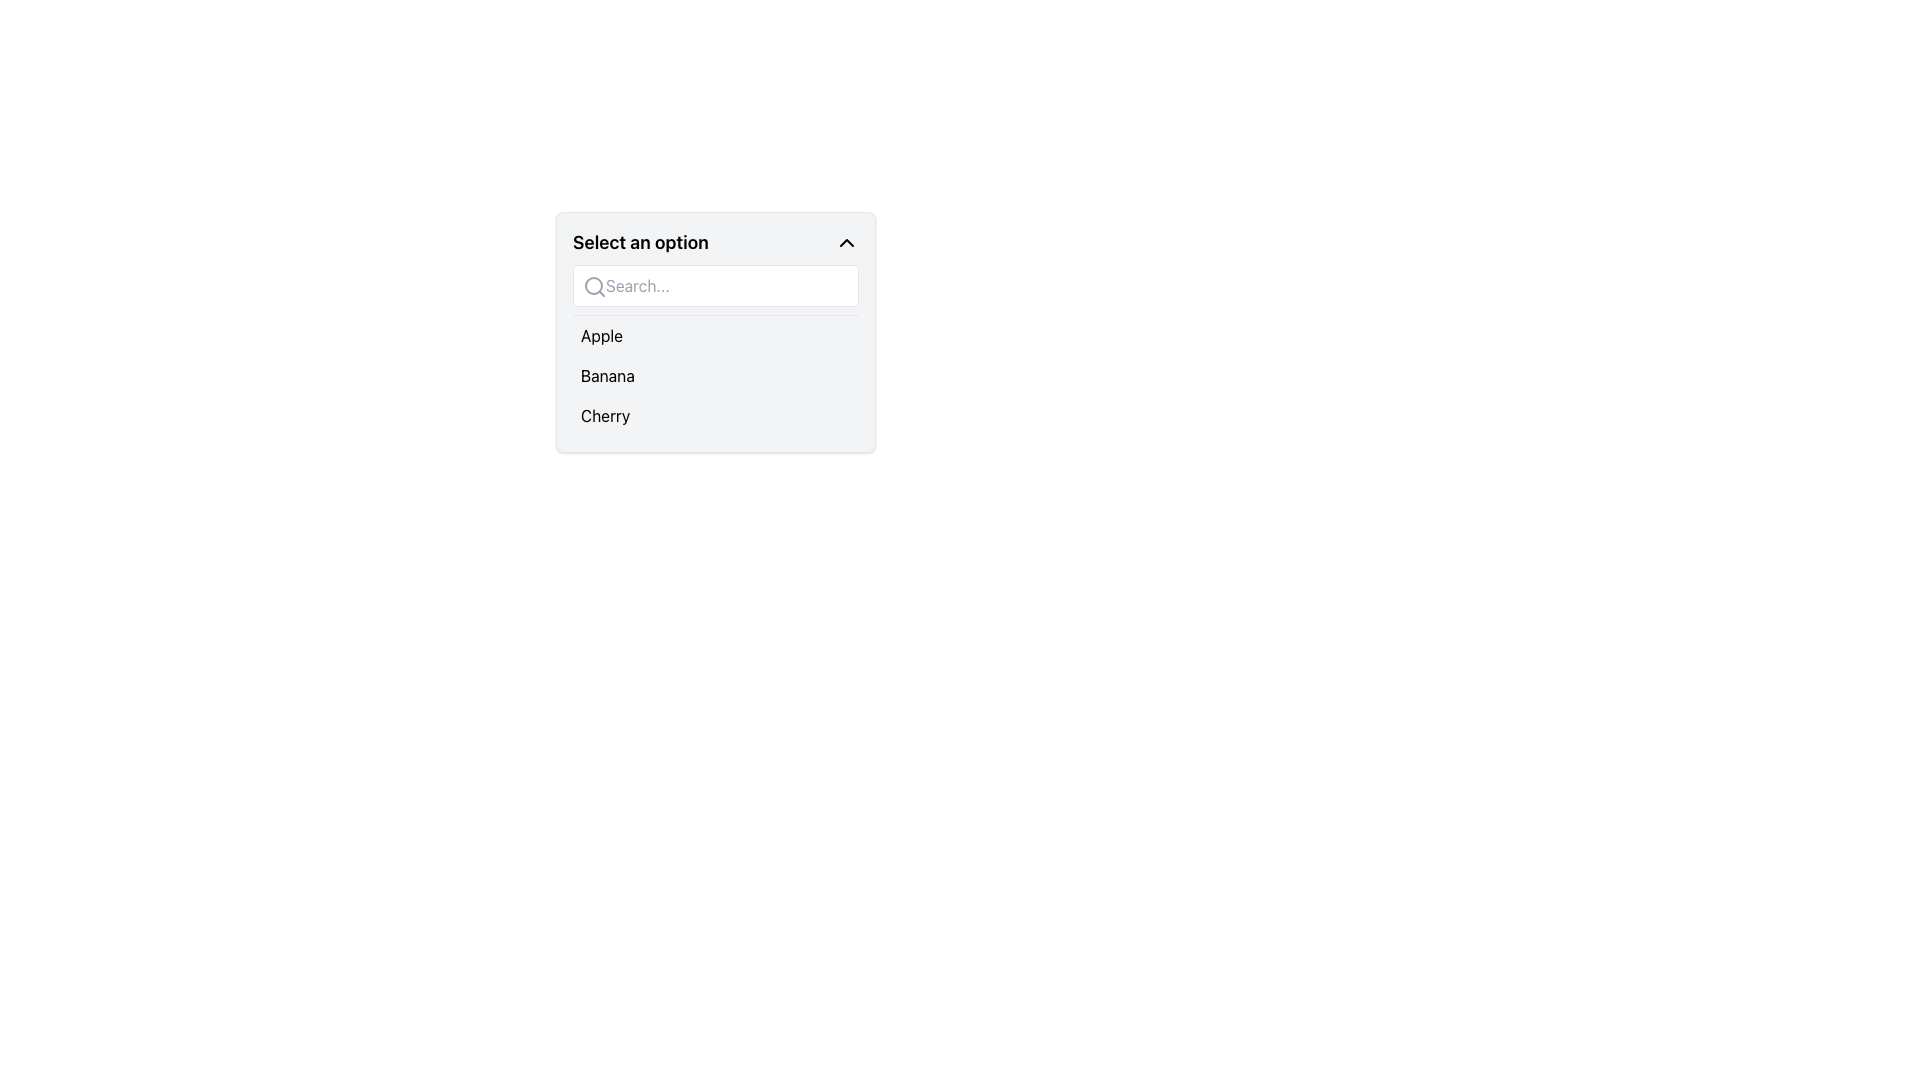 Image resolution: width=1920 pixels, height=1080 pixels. What do you see at coordinates (594, 286) in the screenshot?
I see `the decorative magnifying glass icon positioned inside the search box, aligned to the left edge of the text input field` at bounding box center [594, 286].